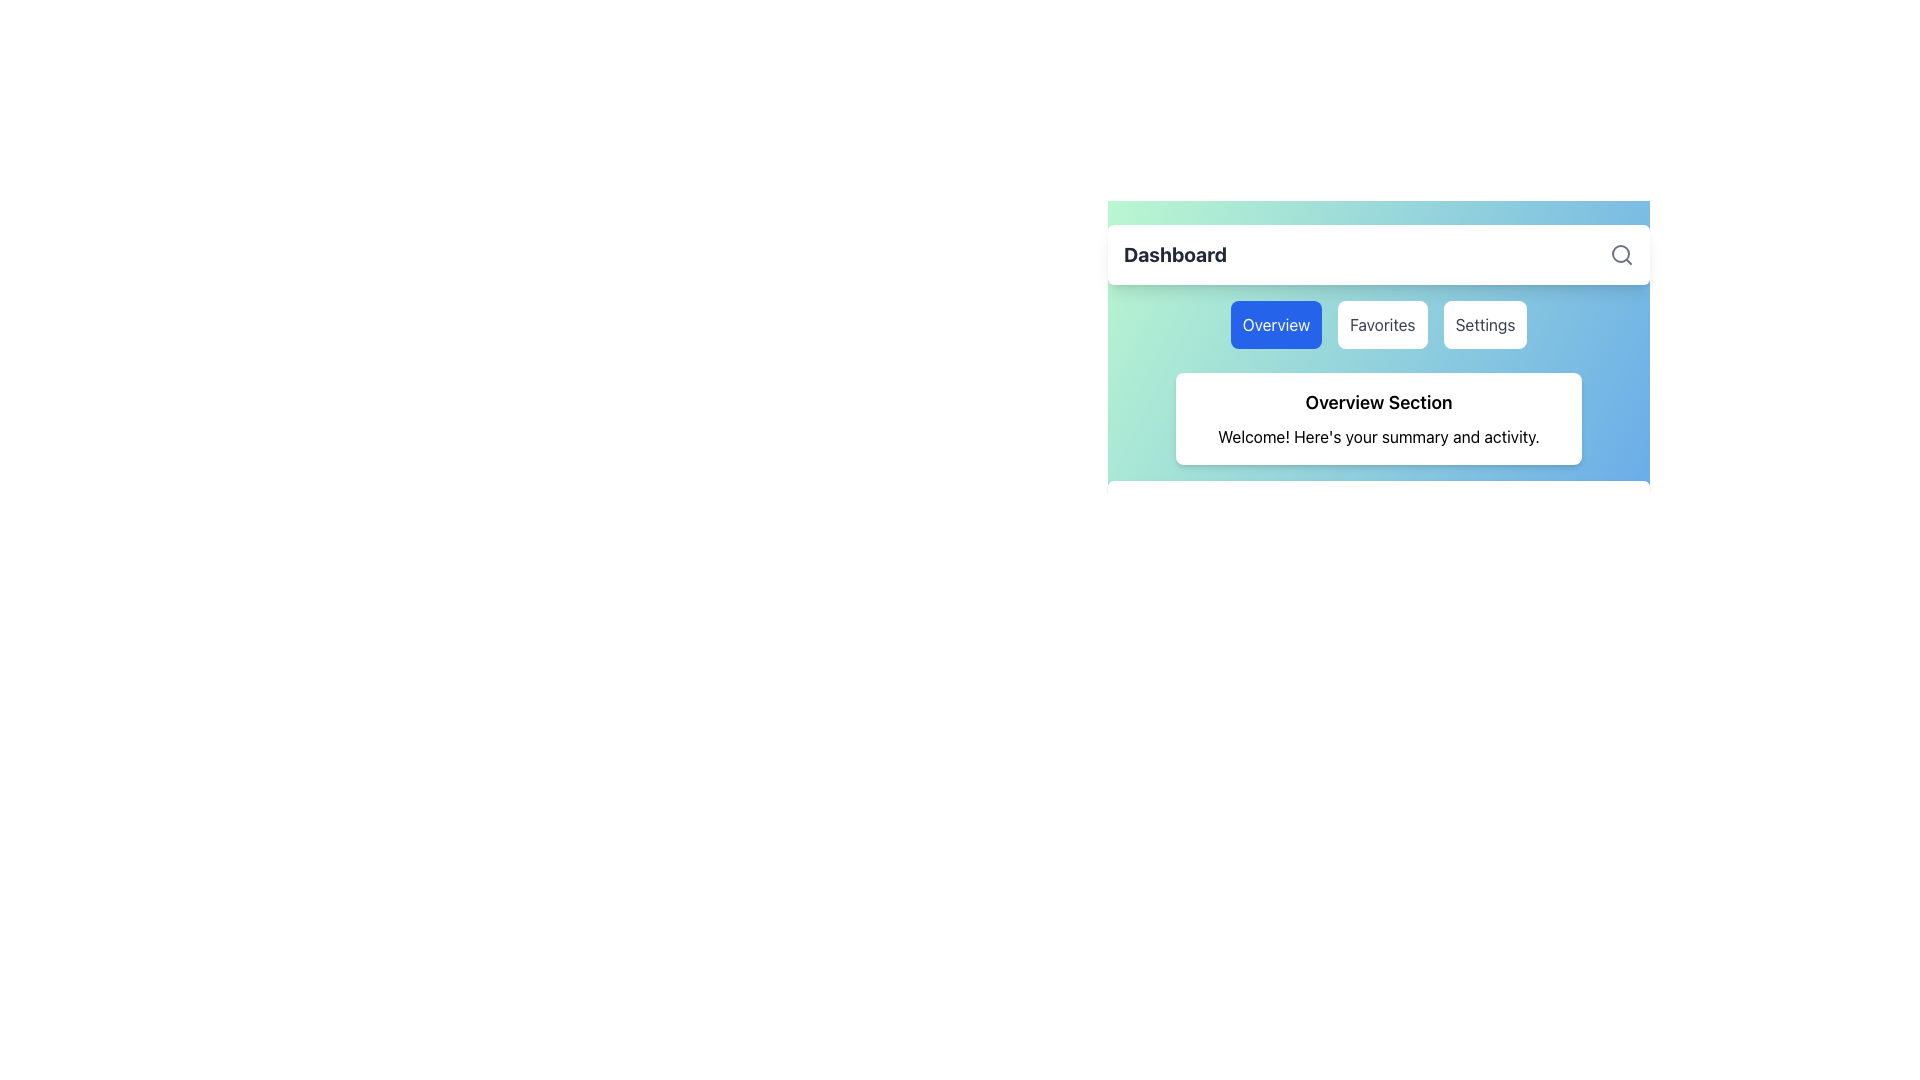 The height and width of the screenshot is (1080, 1920). What do you see at coordinates (1377, 435) in the screenshot?
I see `text label that provides a welcome note and brief summary, located directly beneath the 'Overview Section' header` at bounding box center [1377, 435].